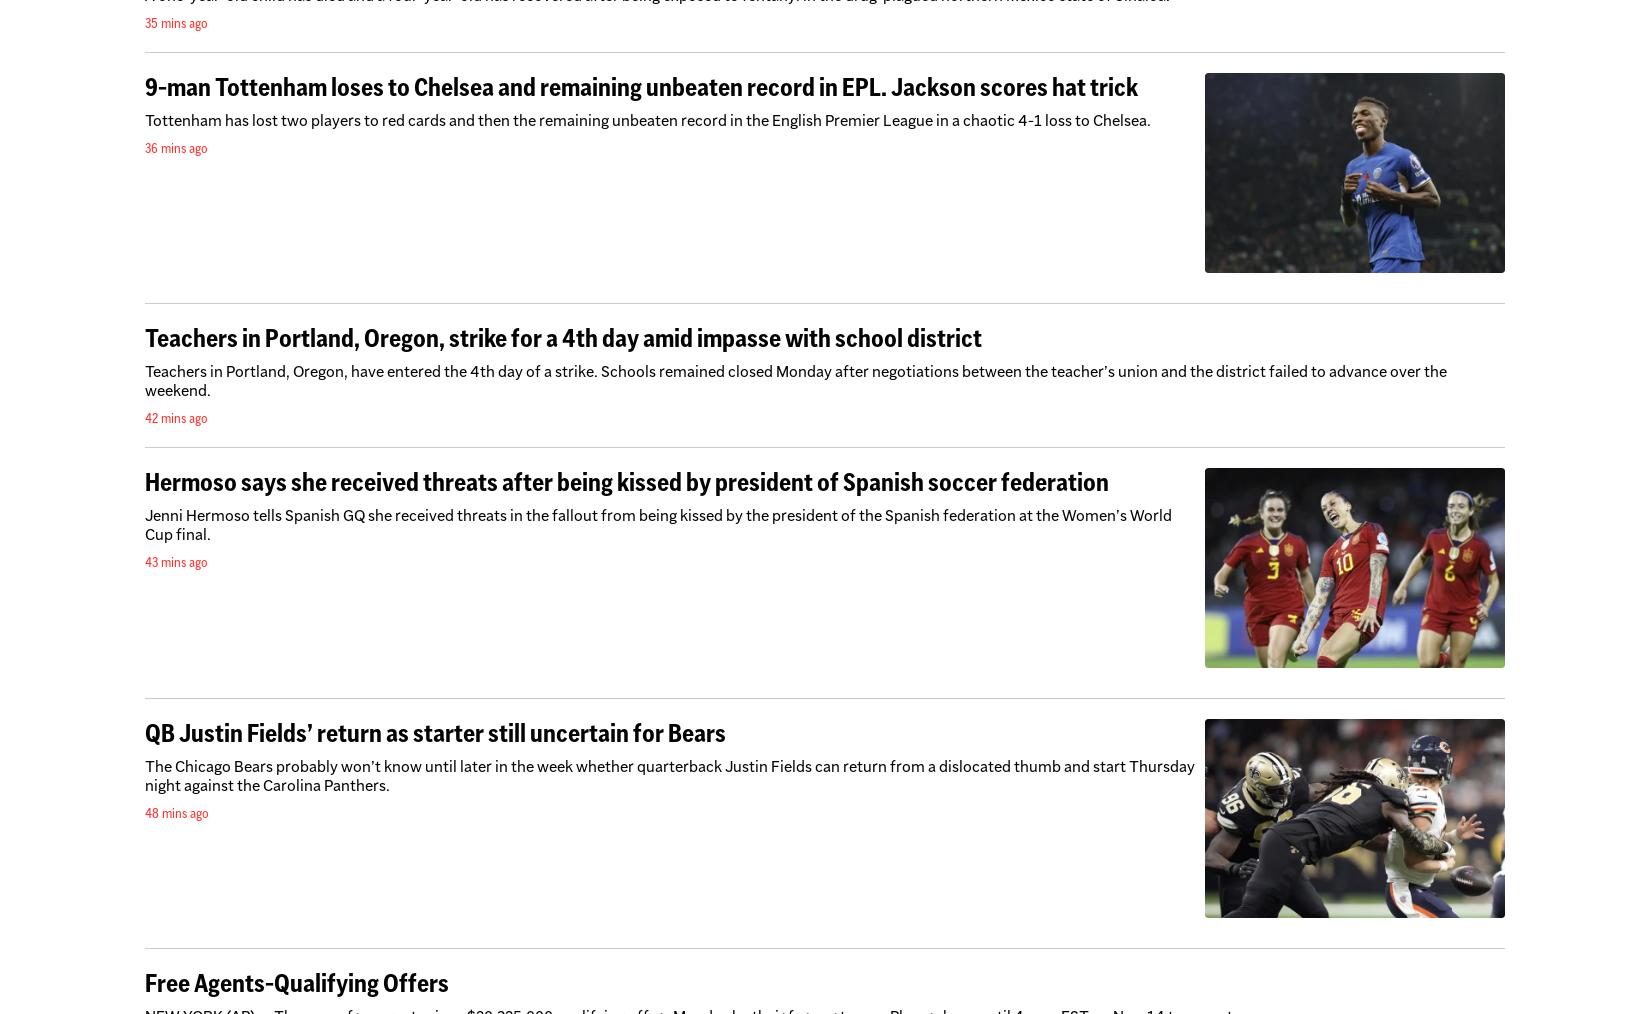  I want to click on 'QB Justin Fields’ return as starter still uncertain for Bears', so click(434, 731).